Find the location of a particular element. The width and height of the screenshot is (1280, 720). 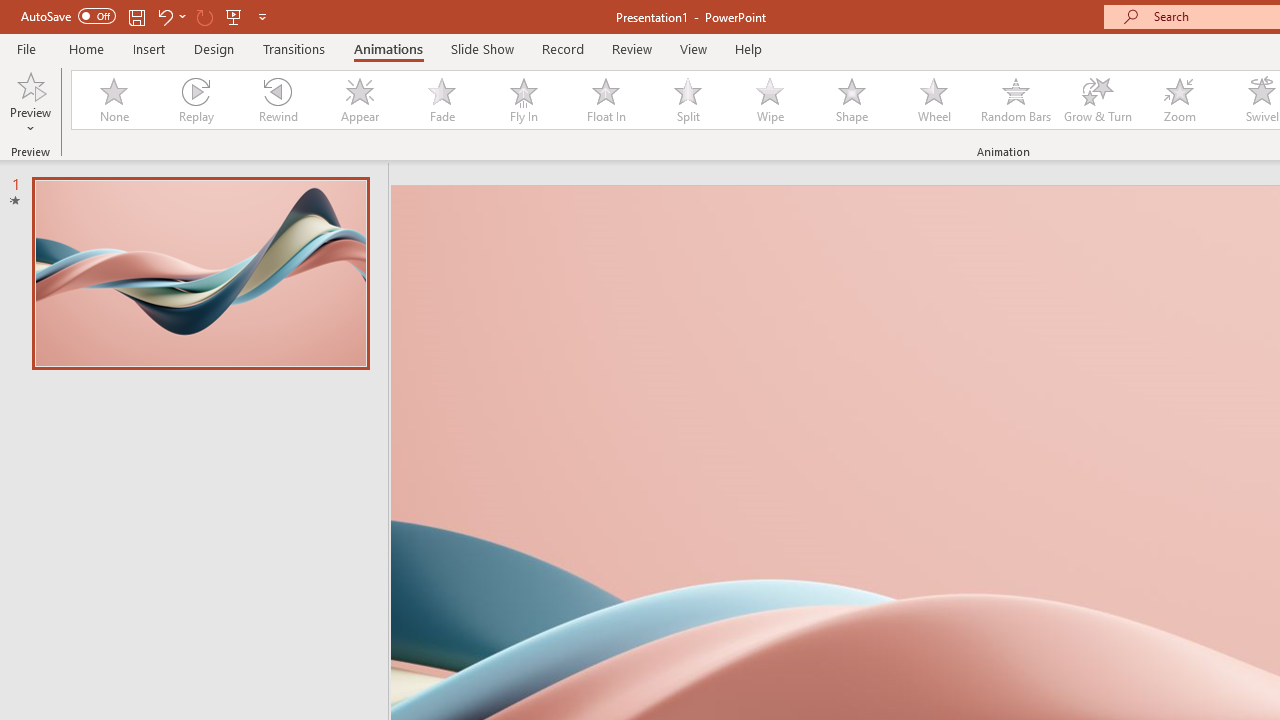

'None' is located at coordinates (112, 100).